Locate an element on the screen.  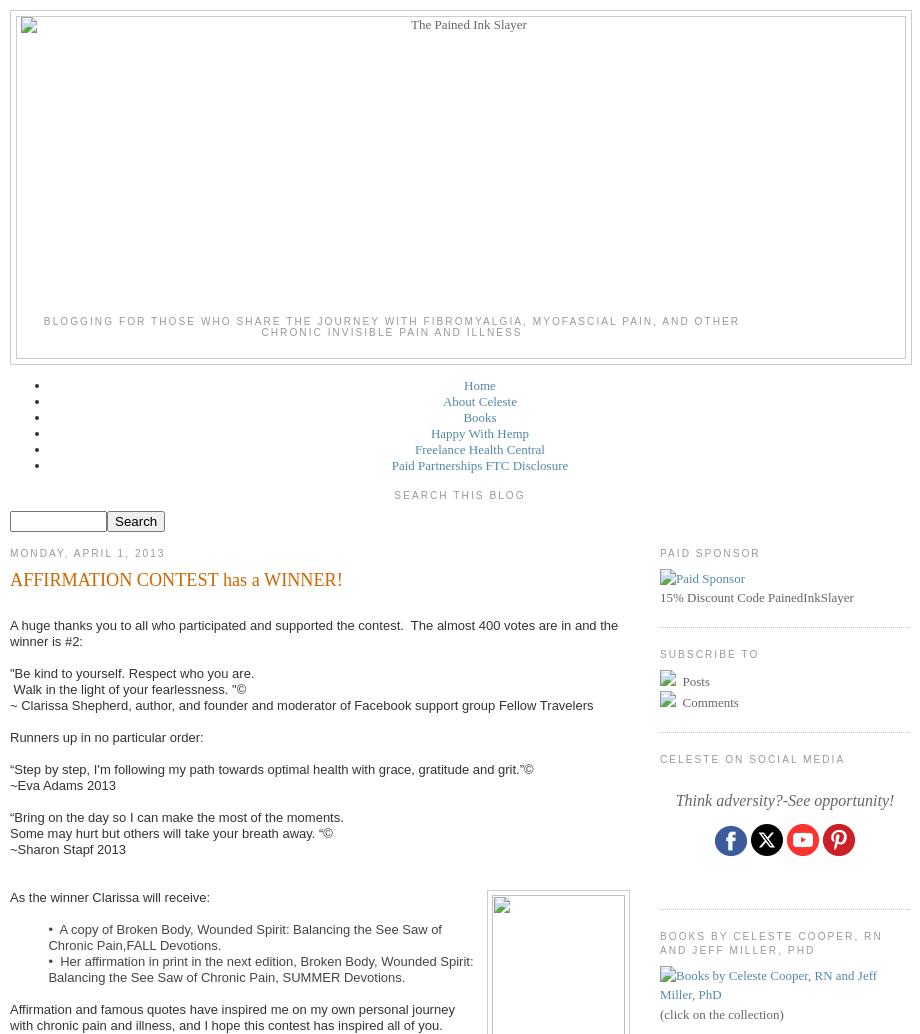
'~Sharon Stapf 2013' is located at coordinates (67, 848).